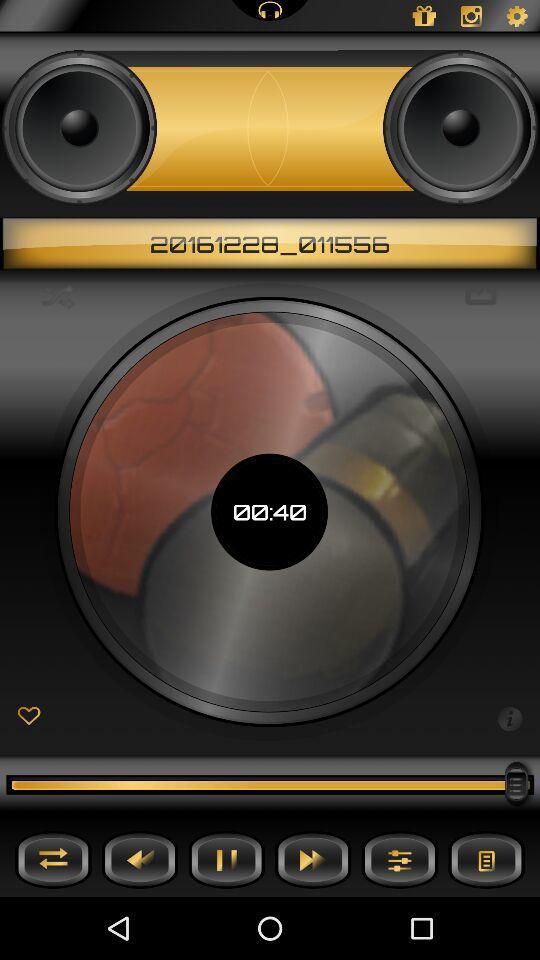  I want to click on information button, so click(509, 717).